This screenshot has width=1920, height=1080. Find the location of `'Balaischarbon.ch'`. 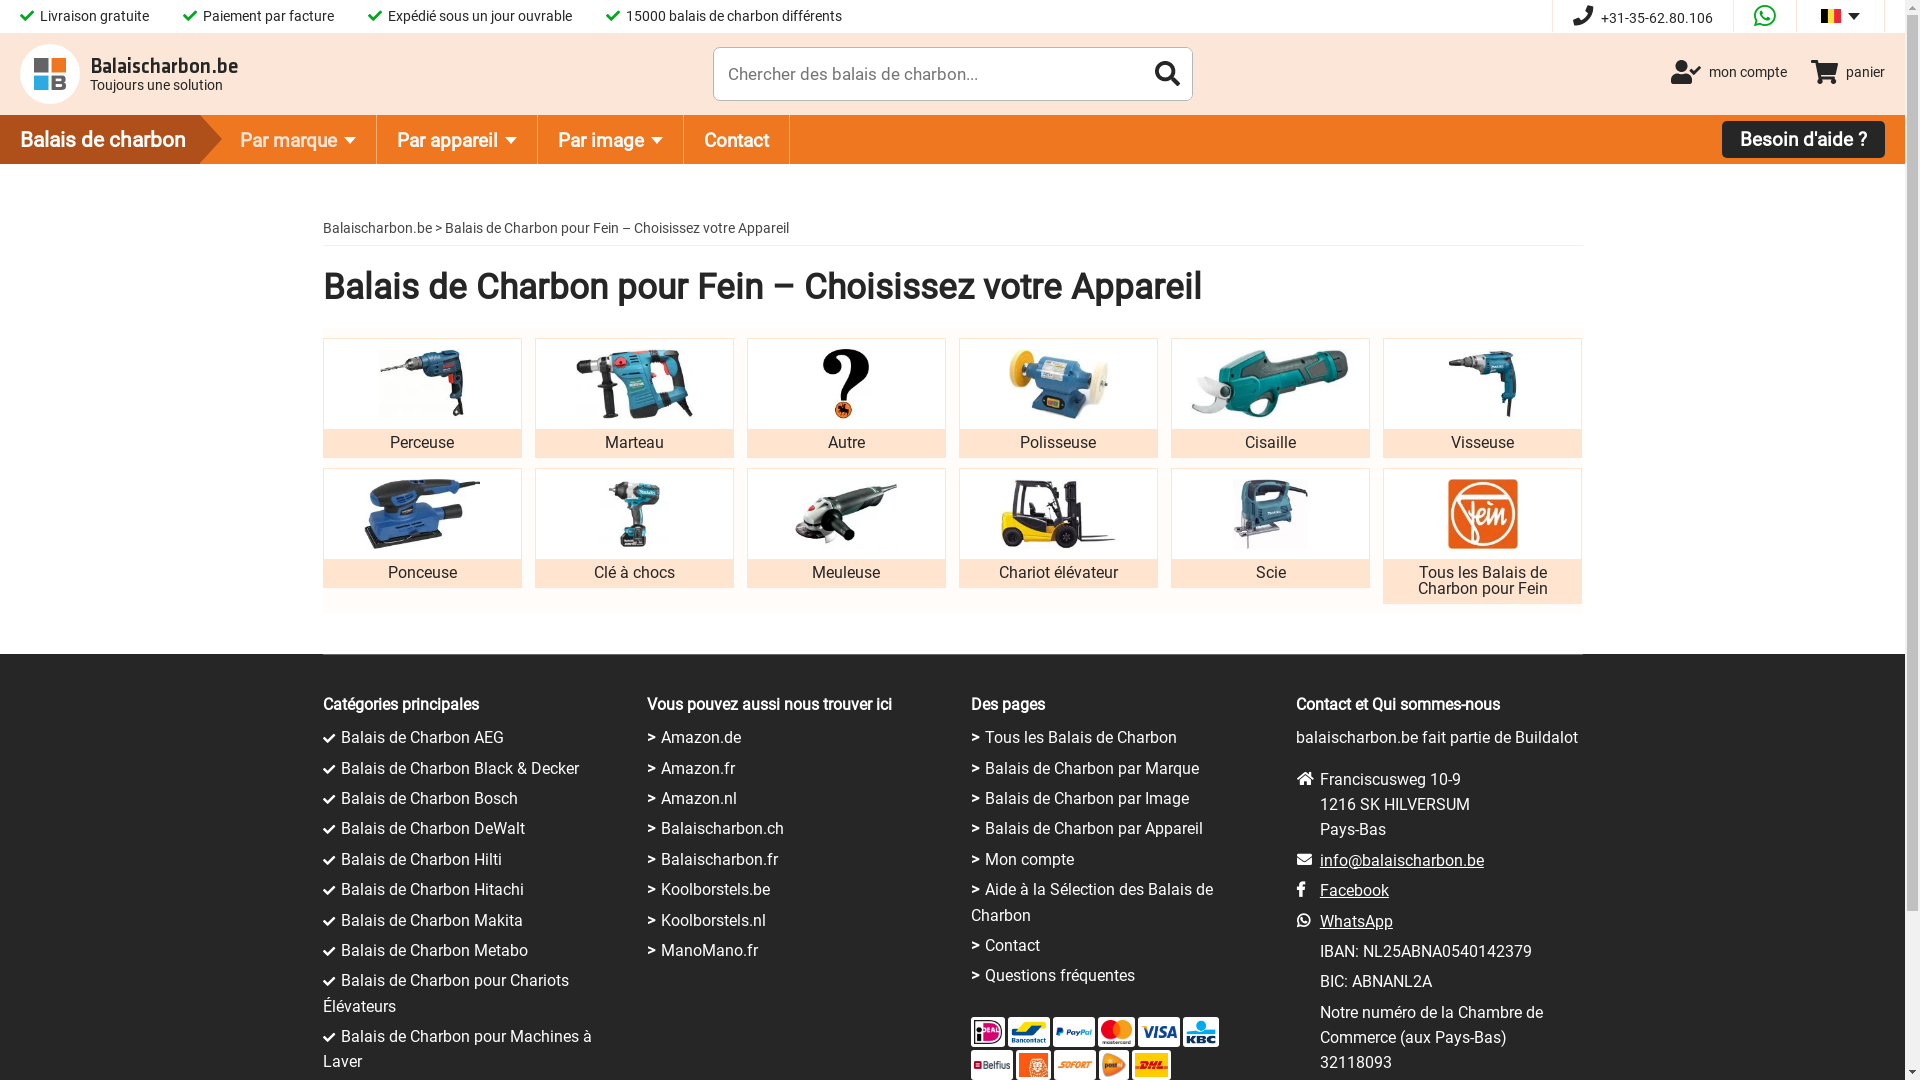

'Balaischarbon.ch' is located at coordinates (661, 828).